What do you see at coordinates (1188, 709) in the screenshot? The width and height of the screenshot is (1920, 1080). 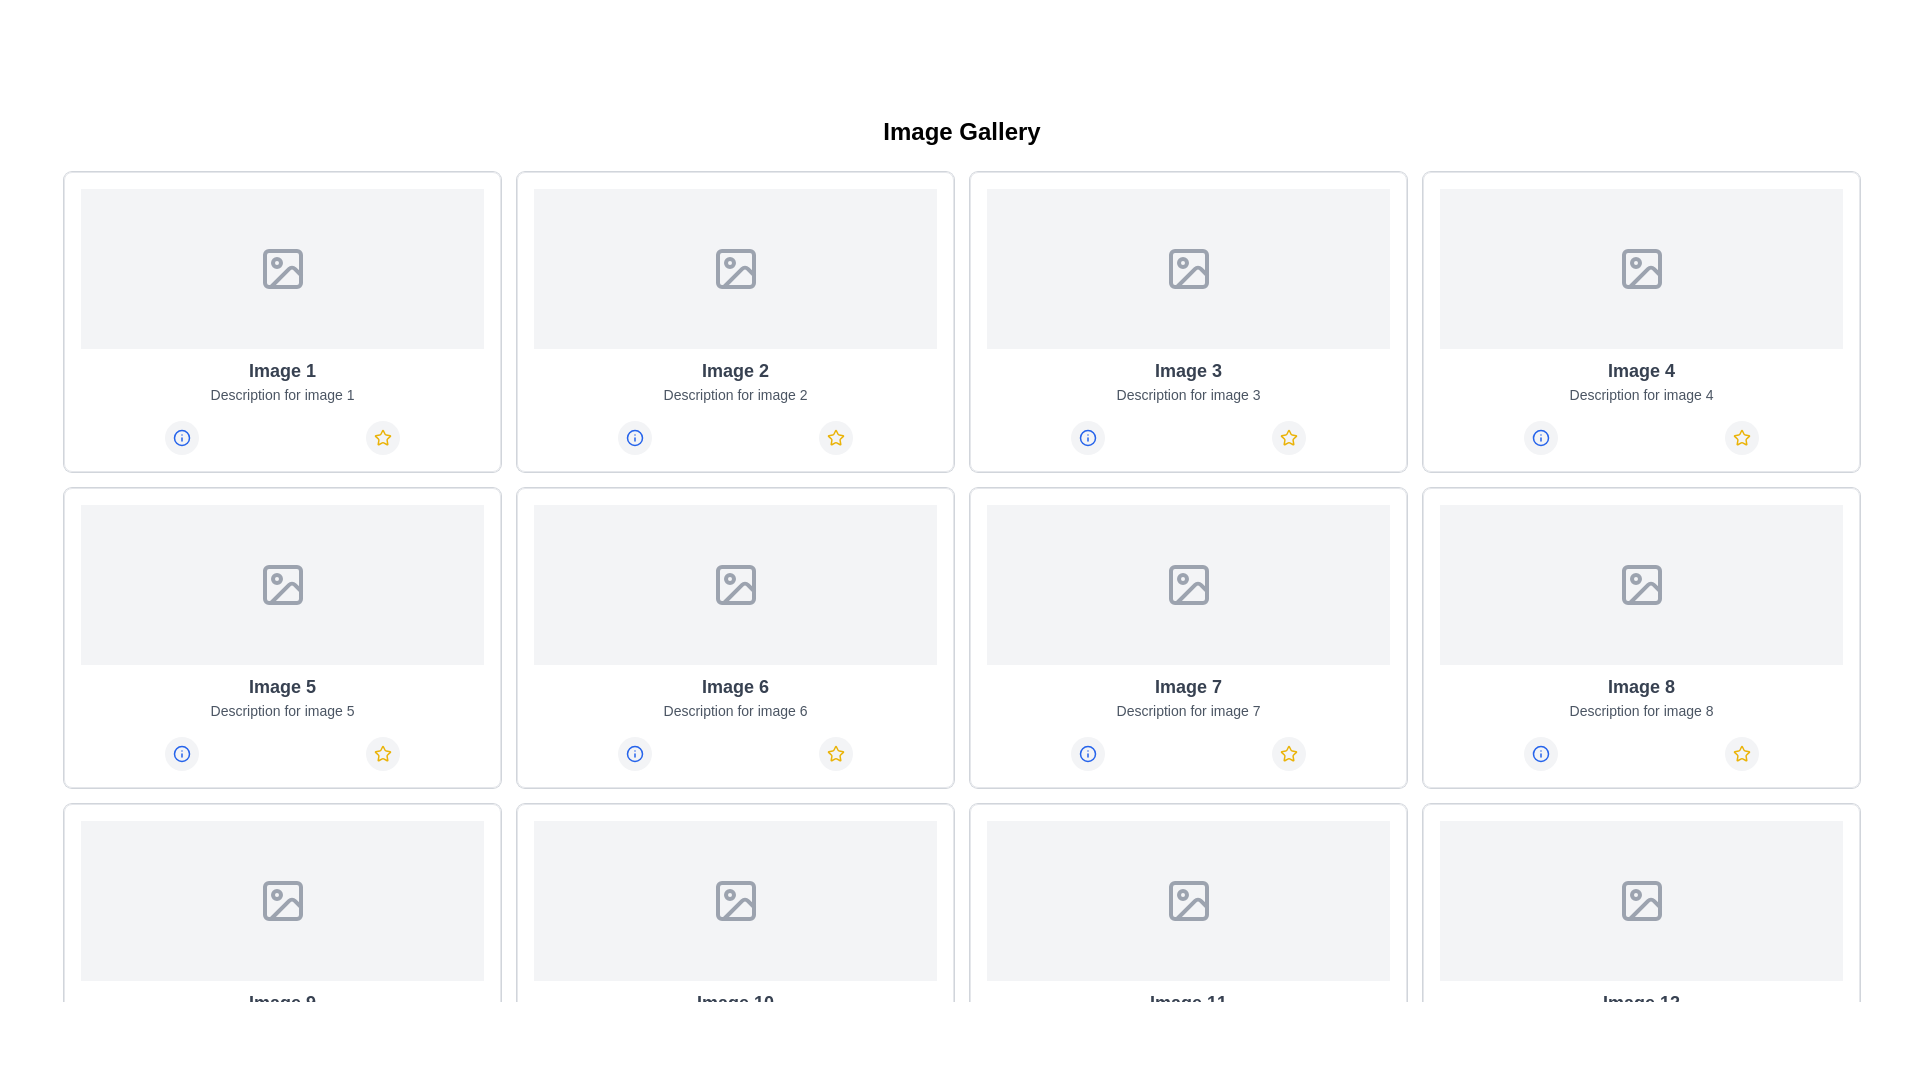 I see `the descriptive caption for 'Image 7', which is located beneath its title and above the icons for additional interactions` at bounding box center [1188, 709].